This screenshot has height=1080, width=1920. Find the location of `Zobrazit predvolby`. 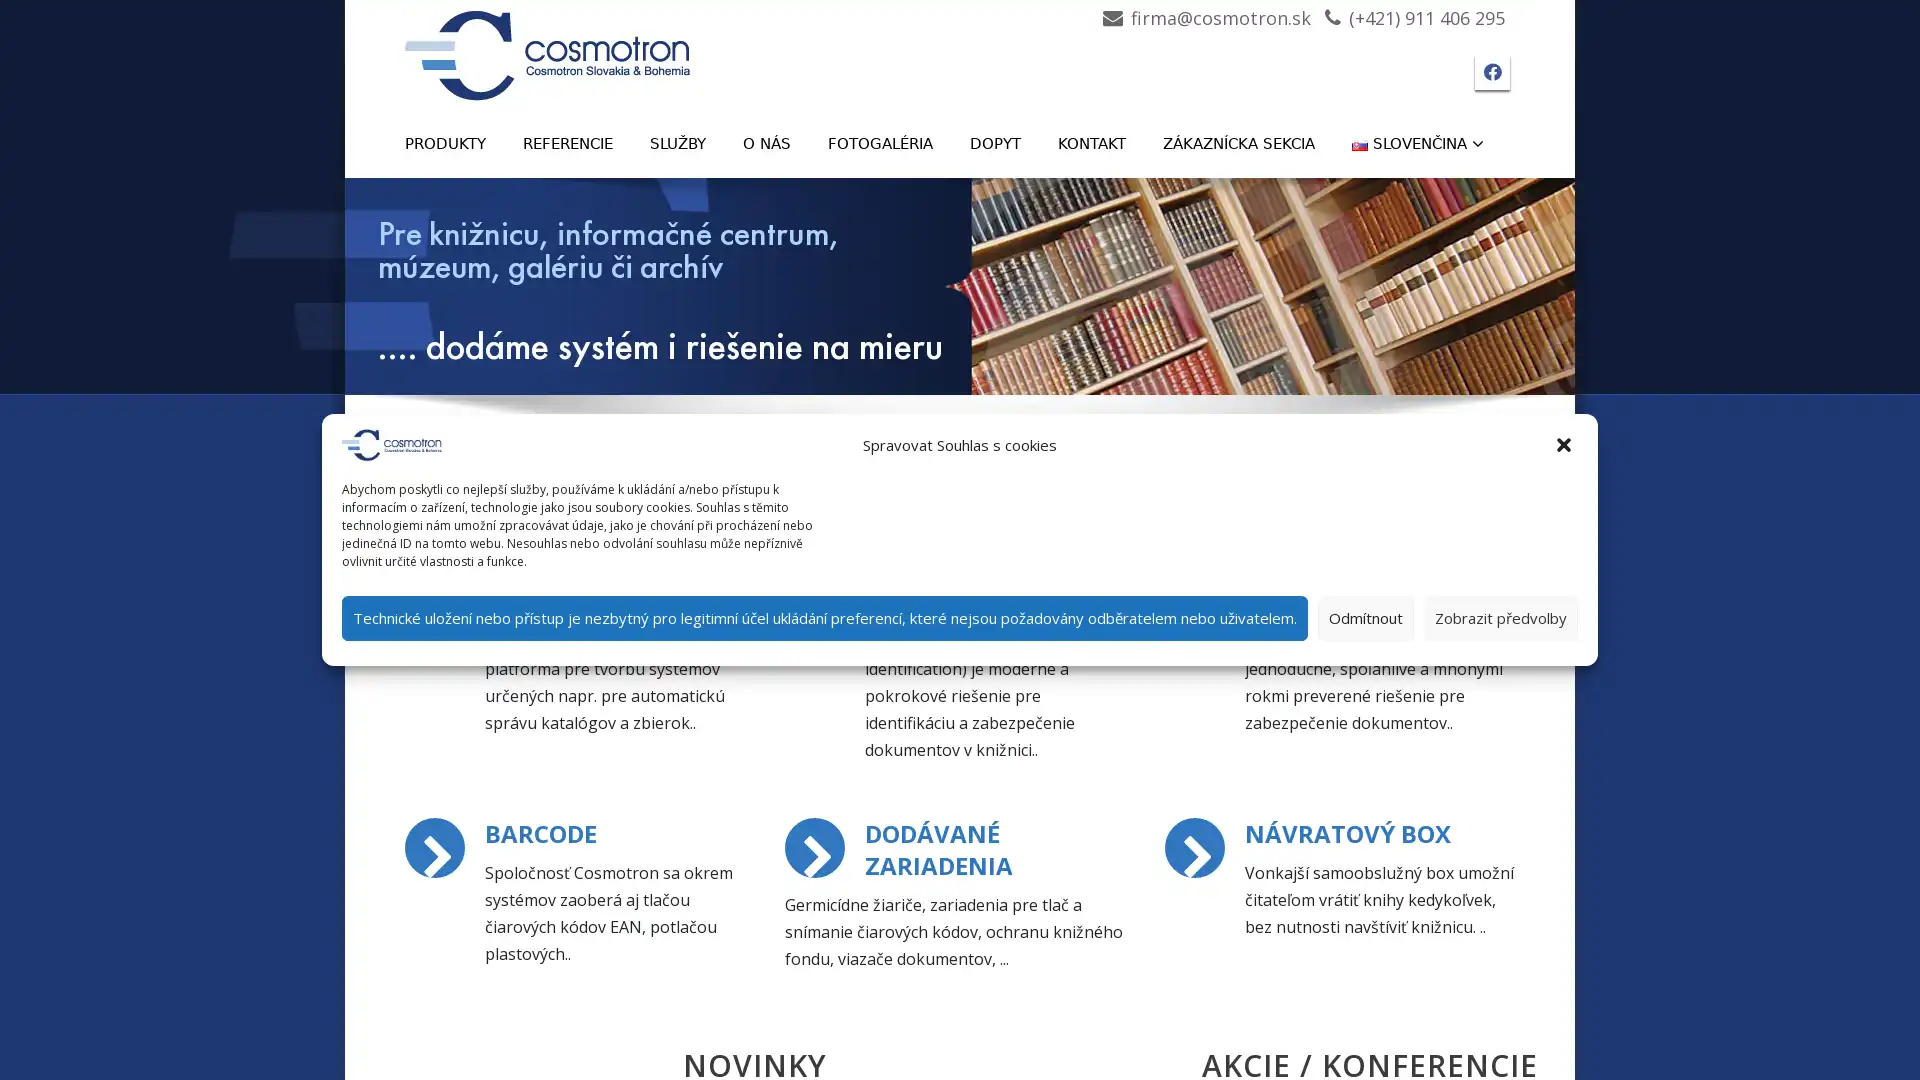

Zobrazit predvolby is located at coordinates (1501, 616).